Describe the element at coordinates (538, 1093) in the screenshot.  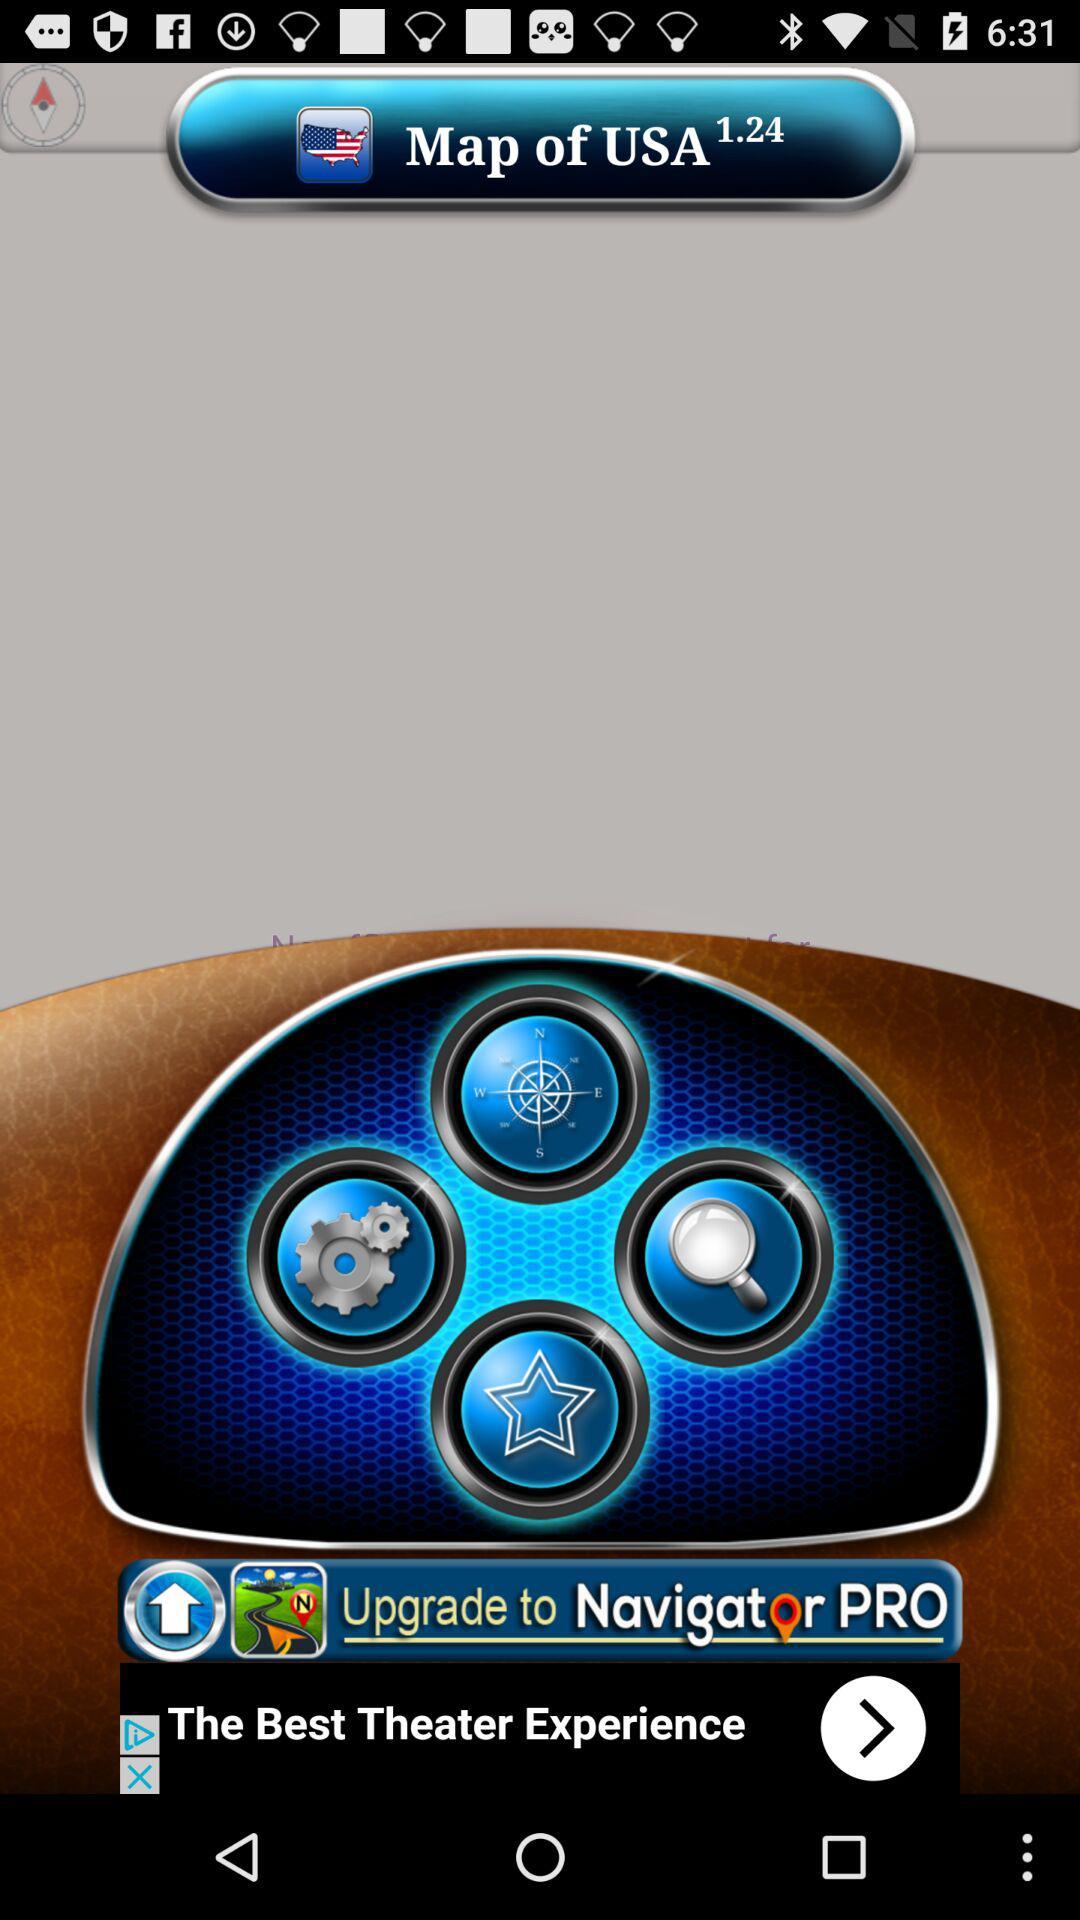
I see `open map` at that location.